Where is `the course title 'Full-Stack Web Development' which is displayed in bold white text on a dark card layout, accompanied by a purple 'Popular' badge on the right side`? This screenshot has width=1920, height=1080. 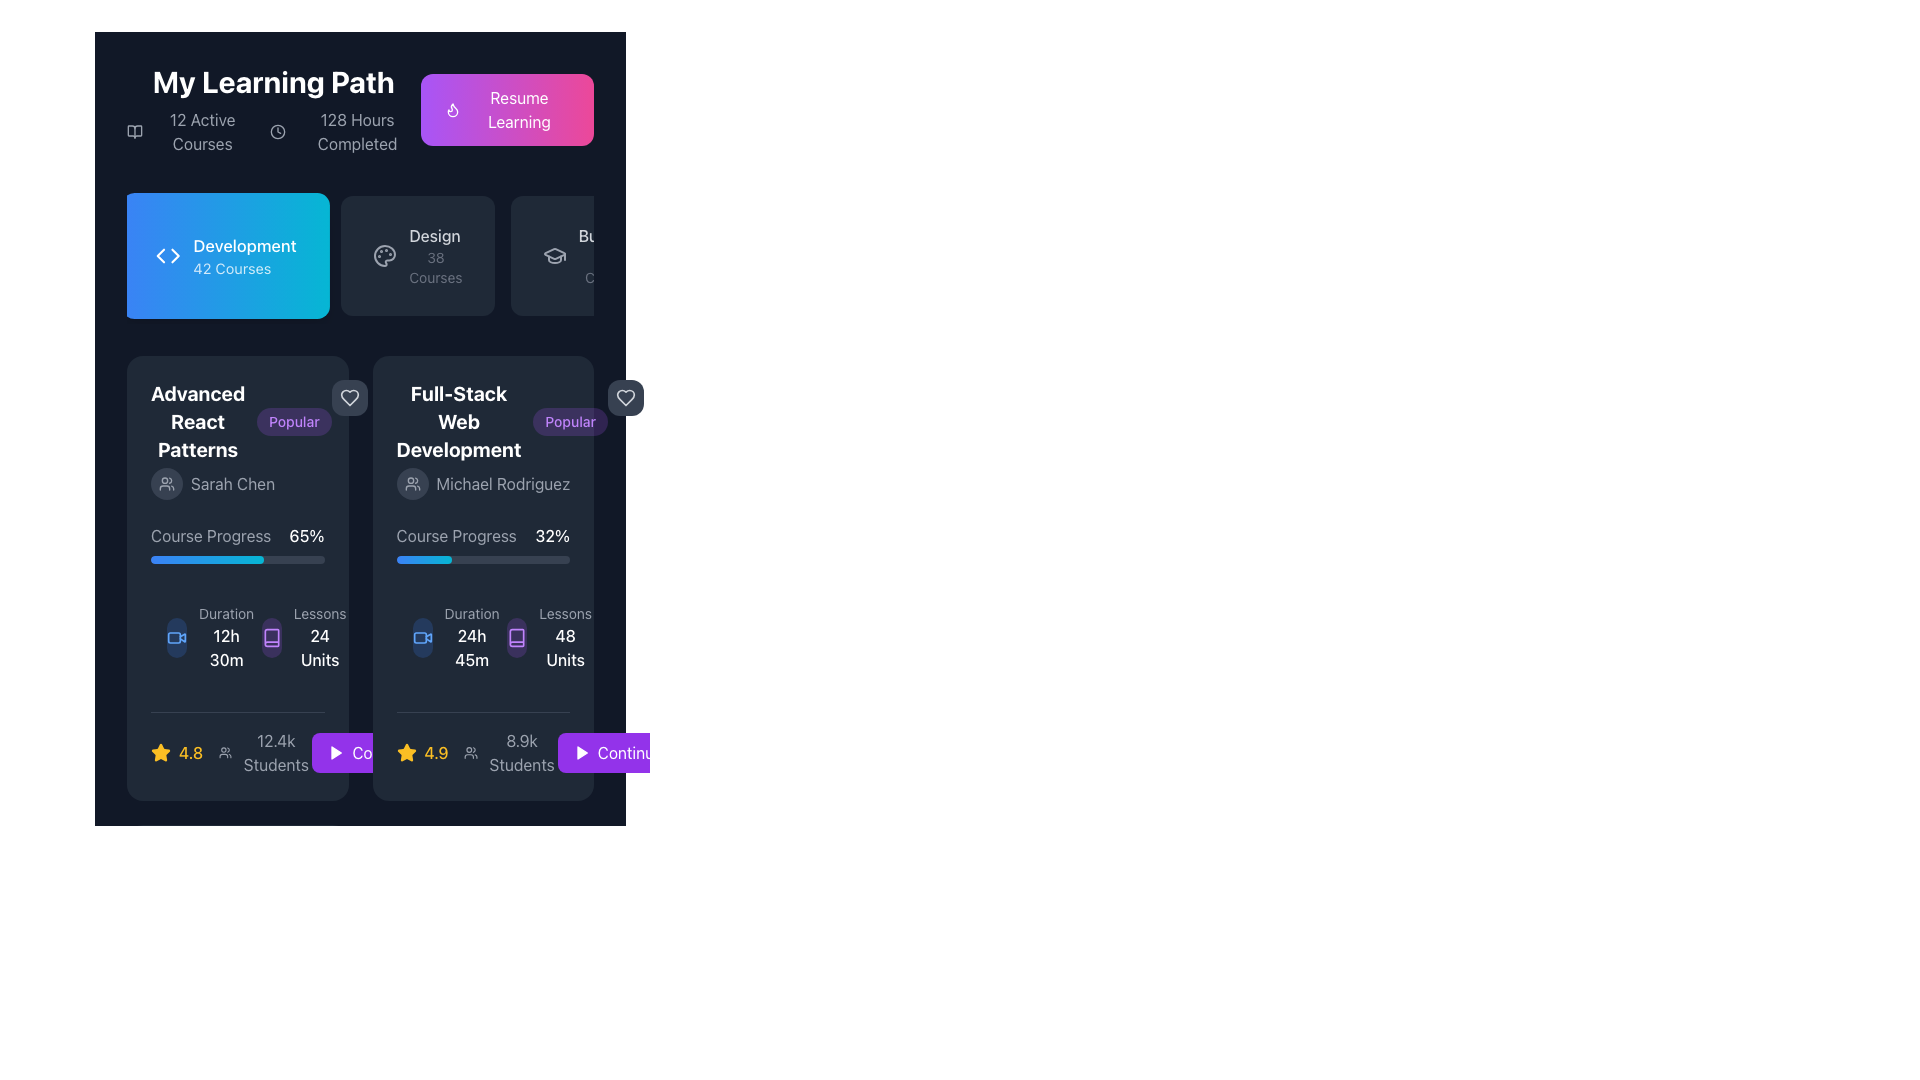 the course title 'Full-Stack Web Development' which is displayed in bold white text on a dark card layout, accompanied by a purple 'Popular' badge on the right side is located at coordinates (483, 438).